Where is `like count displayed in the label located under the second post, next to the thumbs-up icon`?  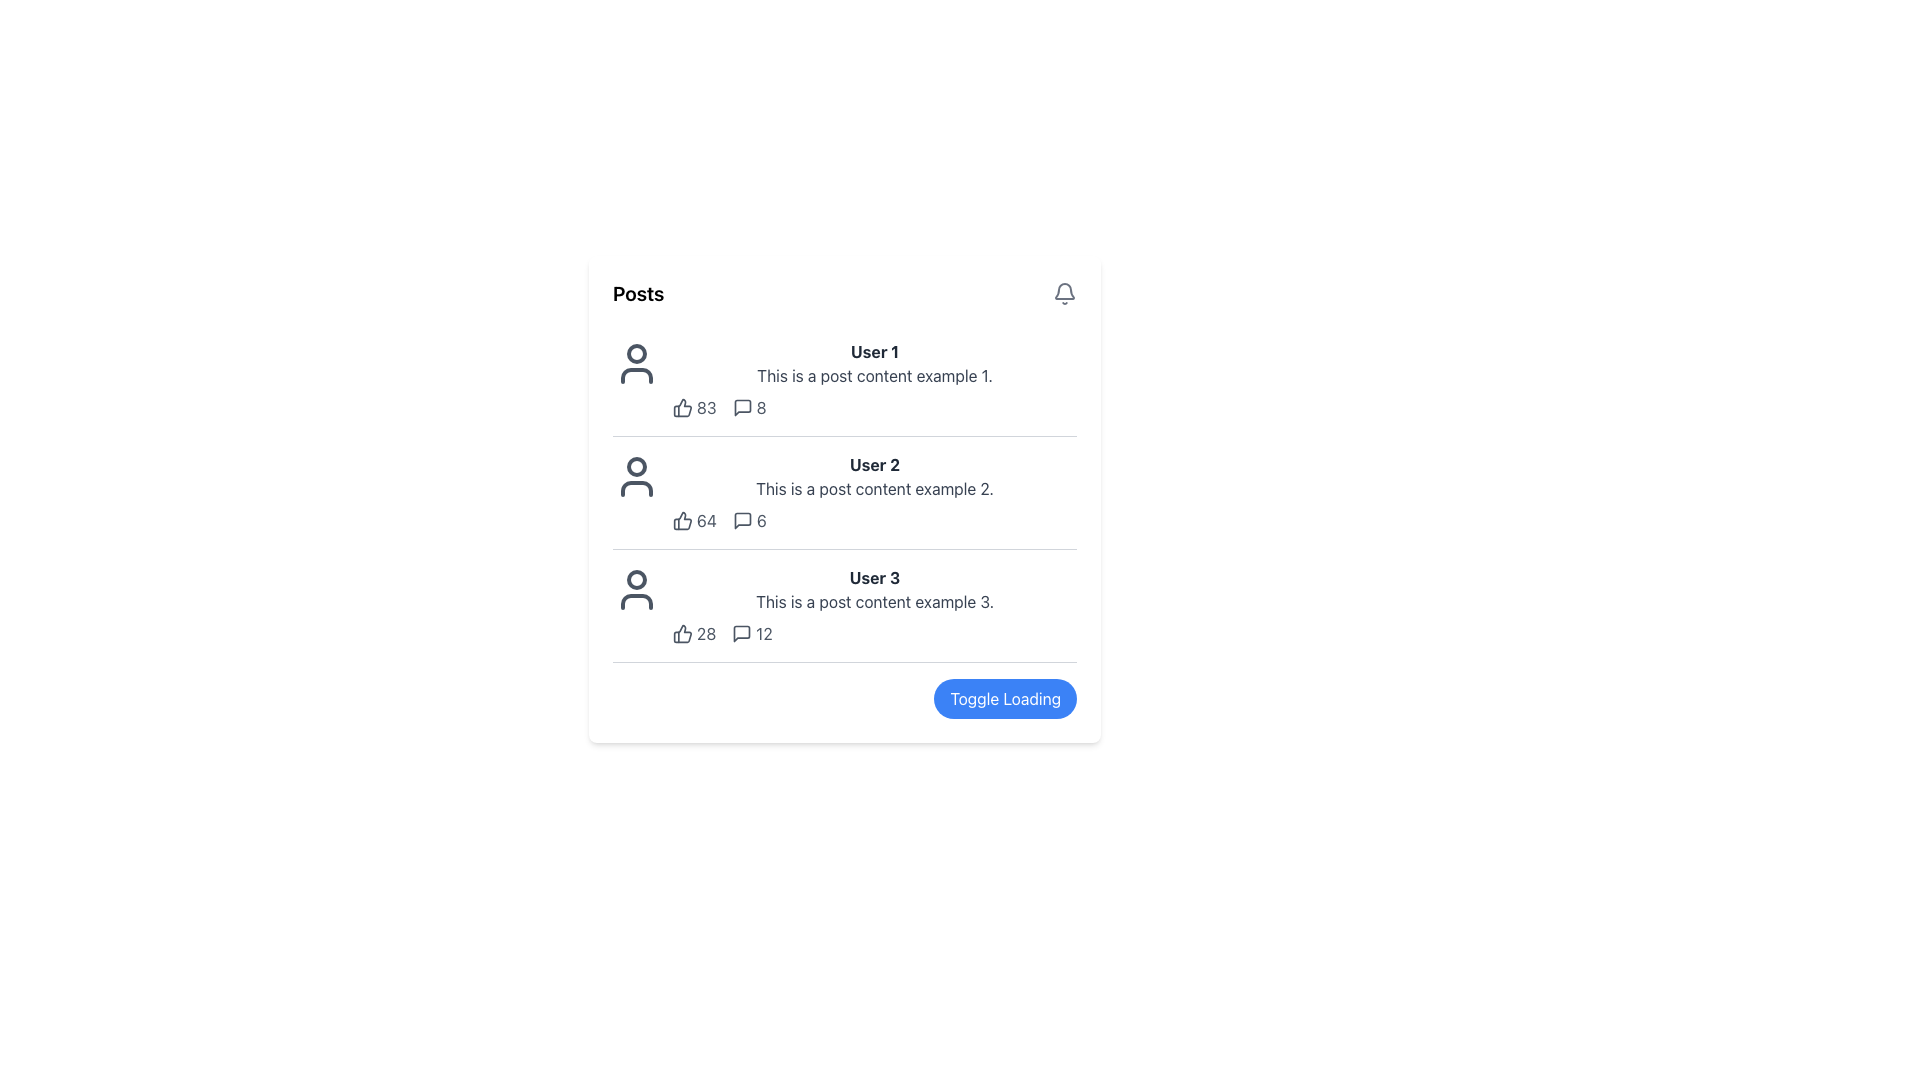 like count displayed in the label located under the second post, next to the thumbs-up icon is located at coordinates (694, 519).